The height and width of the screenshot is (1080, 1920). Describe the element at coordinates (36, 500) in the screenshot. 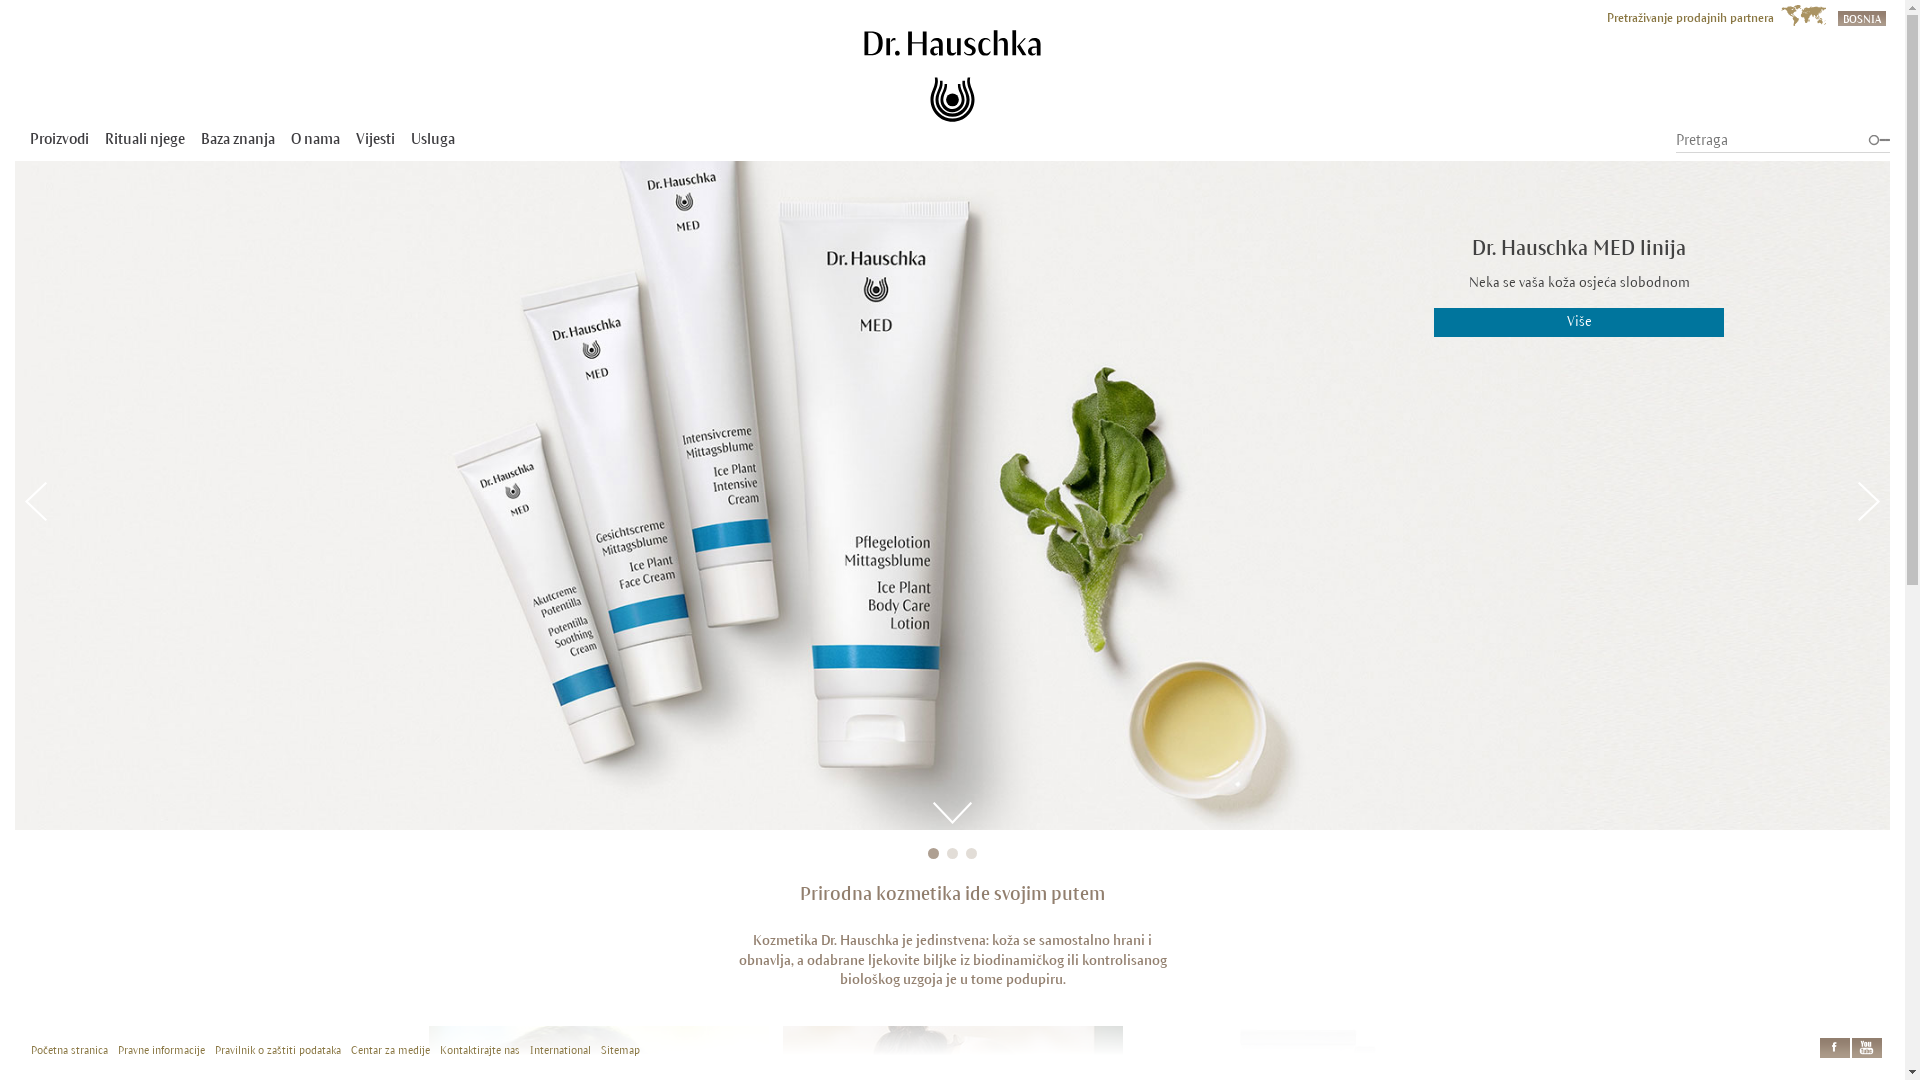

I see `'Previous'` at that location.